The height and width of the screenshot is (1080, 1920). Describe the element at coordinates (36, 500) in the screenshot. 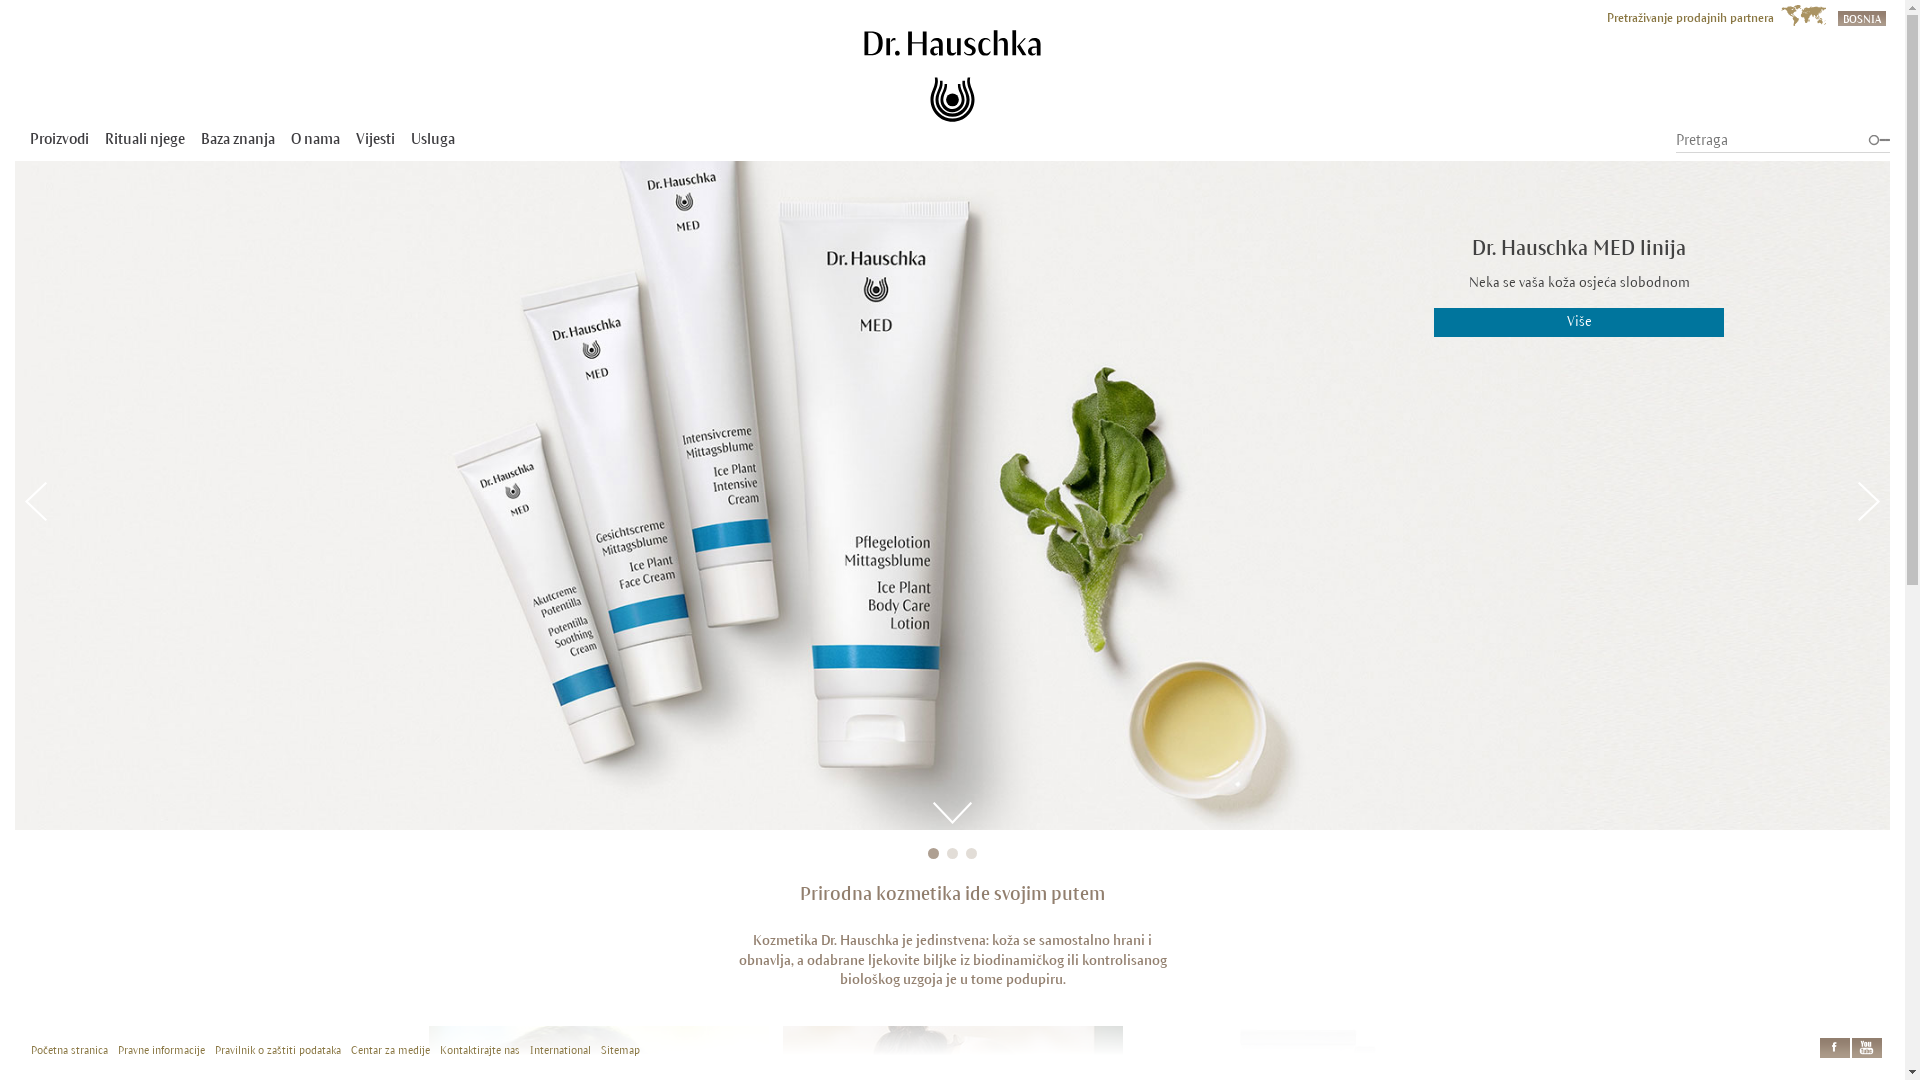

I see `'Previous'` at that location.